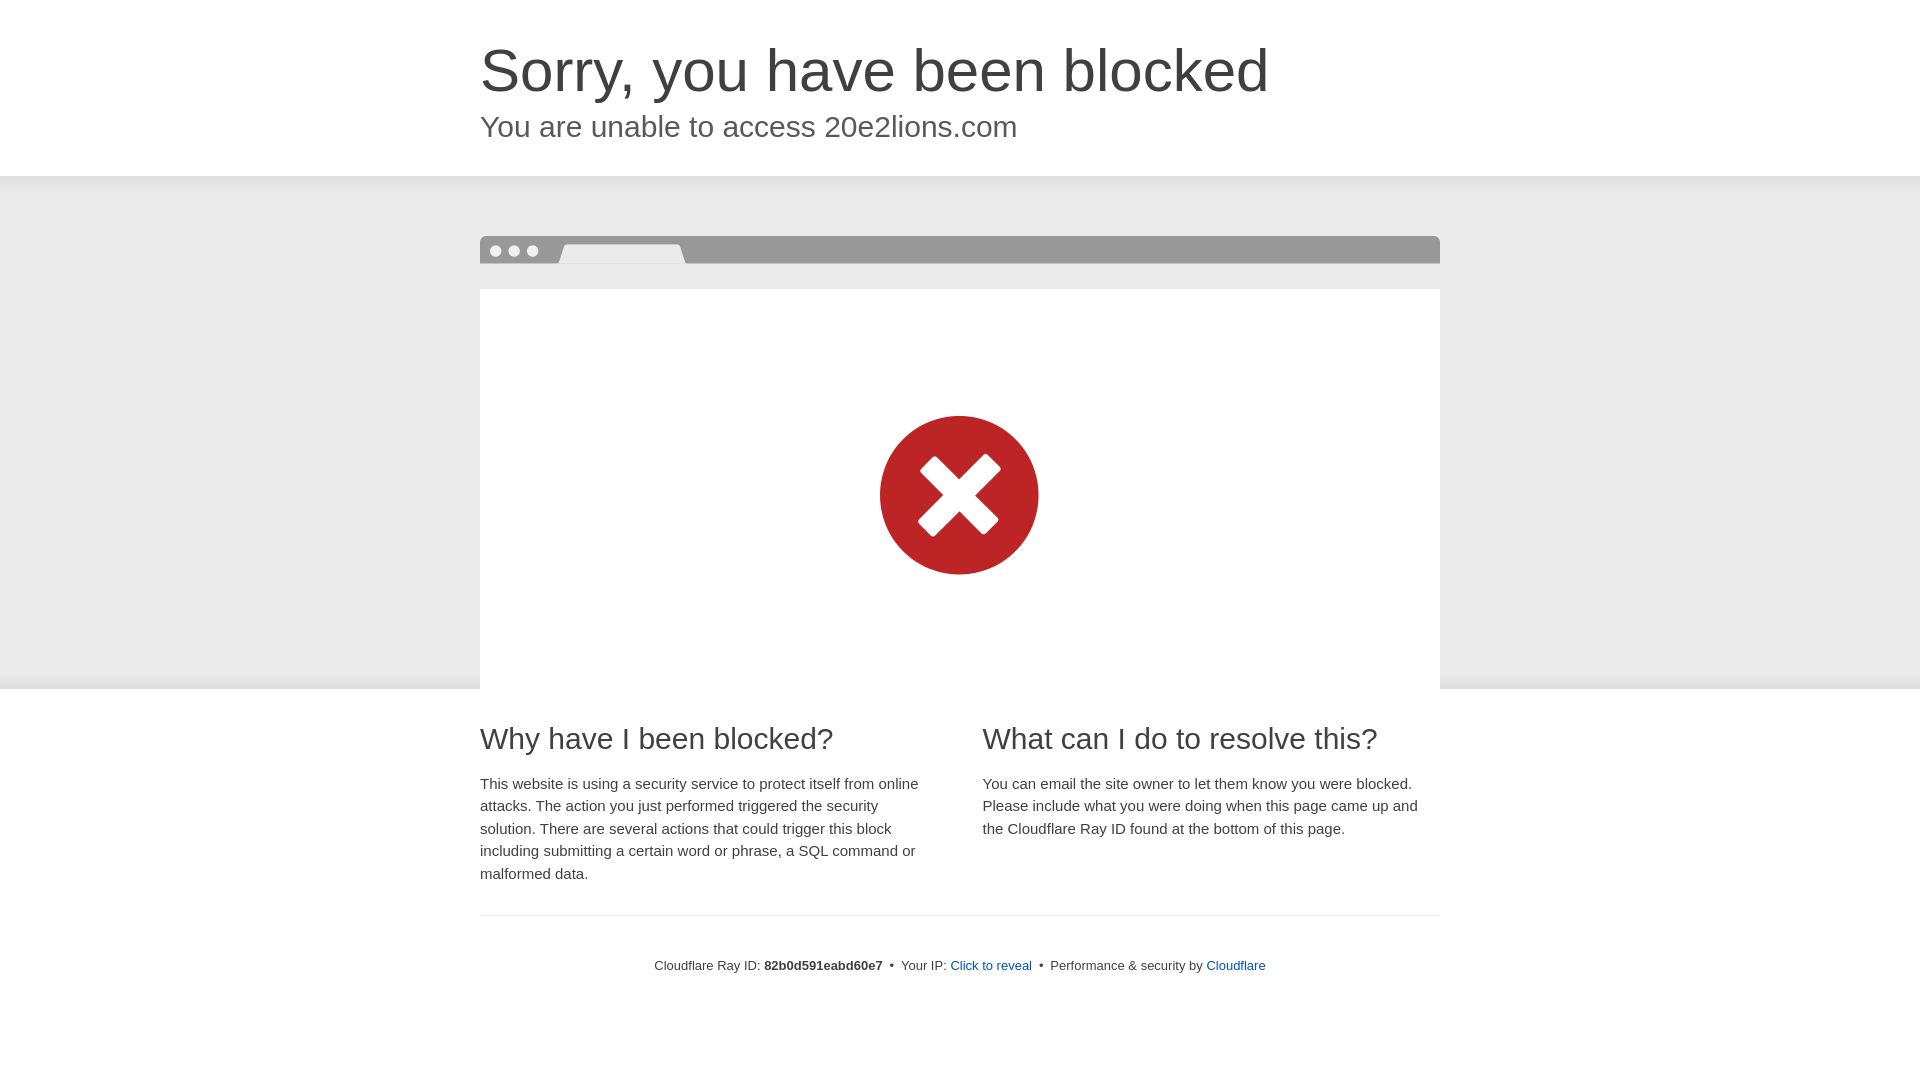 Image resolution: width=1920 pixels, height=1080 pixels. I want to click on 'Cloudflare', so click(1234, 964).